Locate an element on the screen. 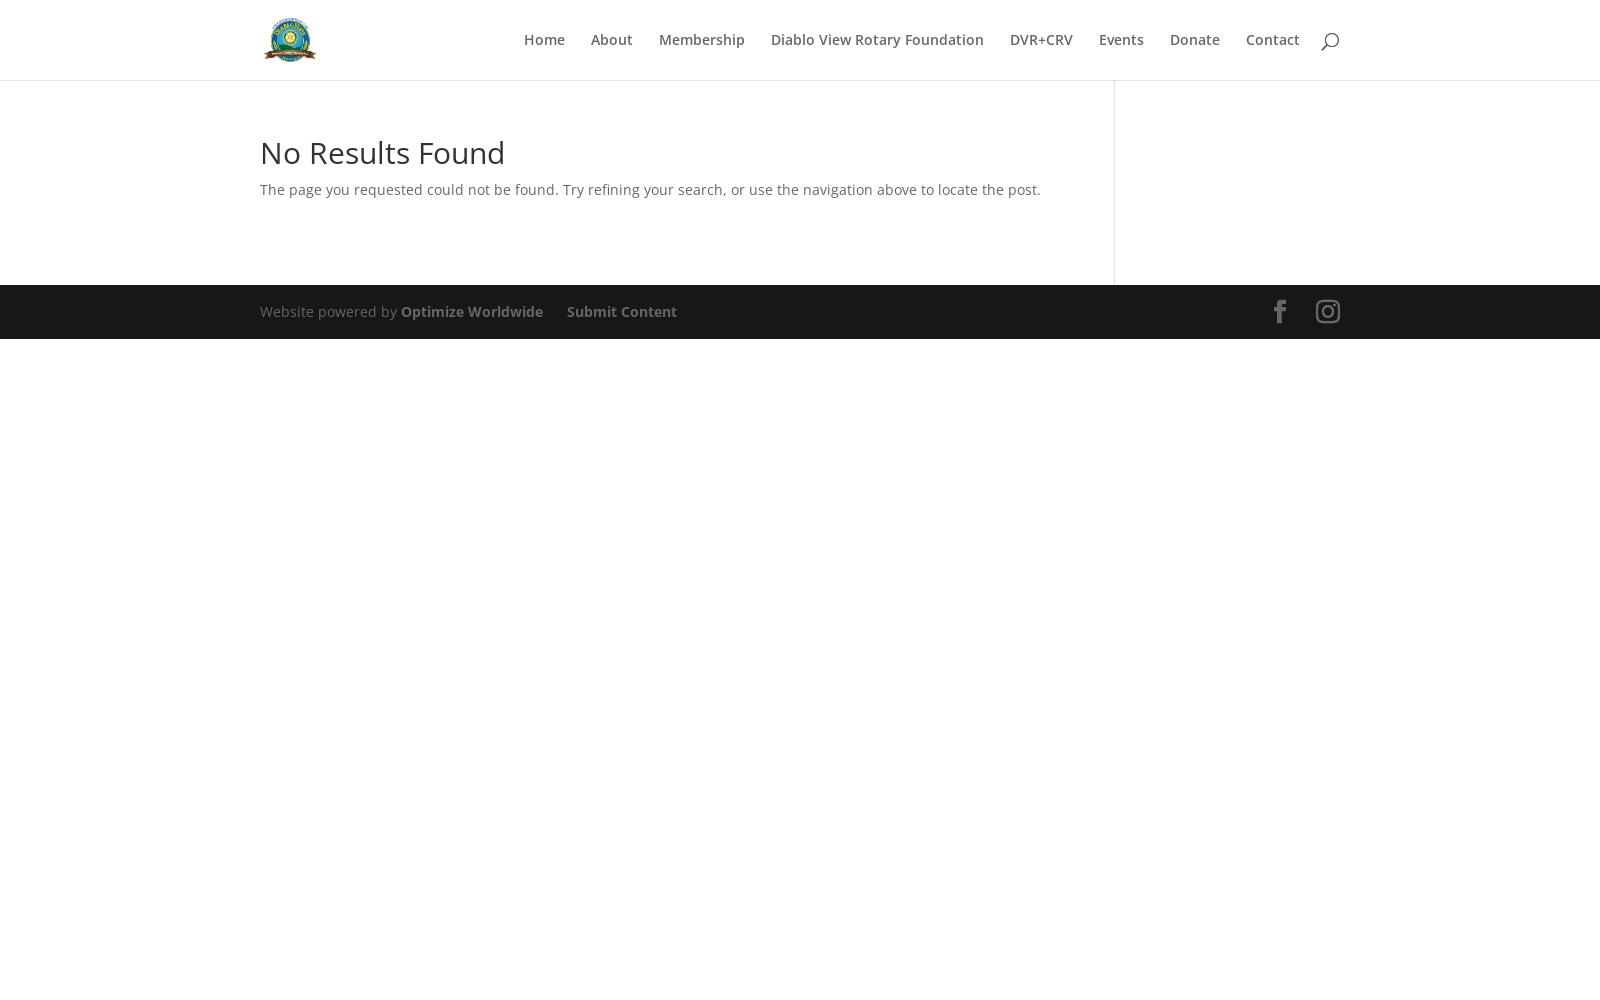 Image resolution: width=1600 pixels, height=1000 pixels. 'Home' is located at coordinates (543, 39).